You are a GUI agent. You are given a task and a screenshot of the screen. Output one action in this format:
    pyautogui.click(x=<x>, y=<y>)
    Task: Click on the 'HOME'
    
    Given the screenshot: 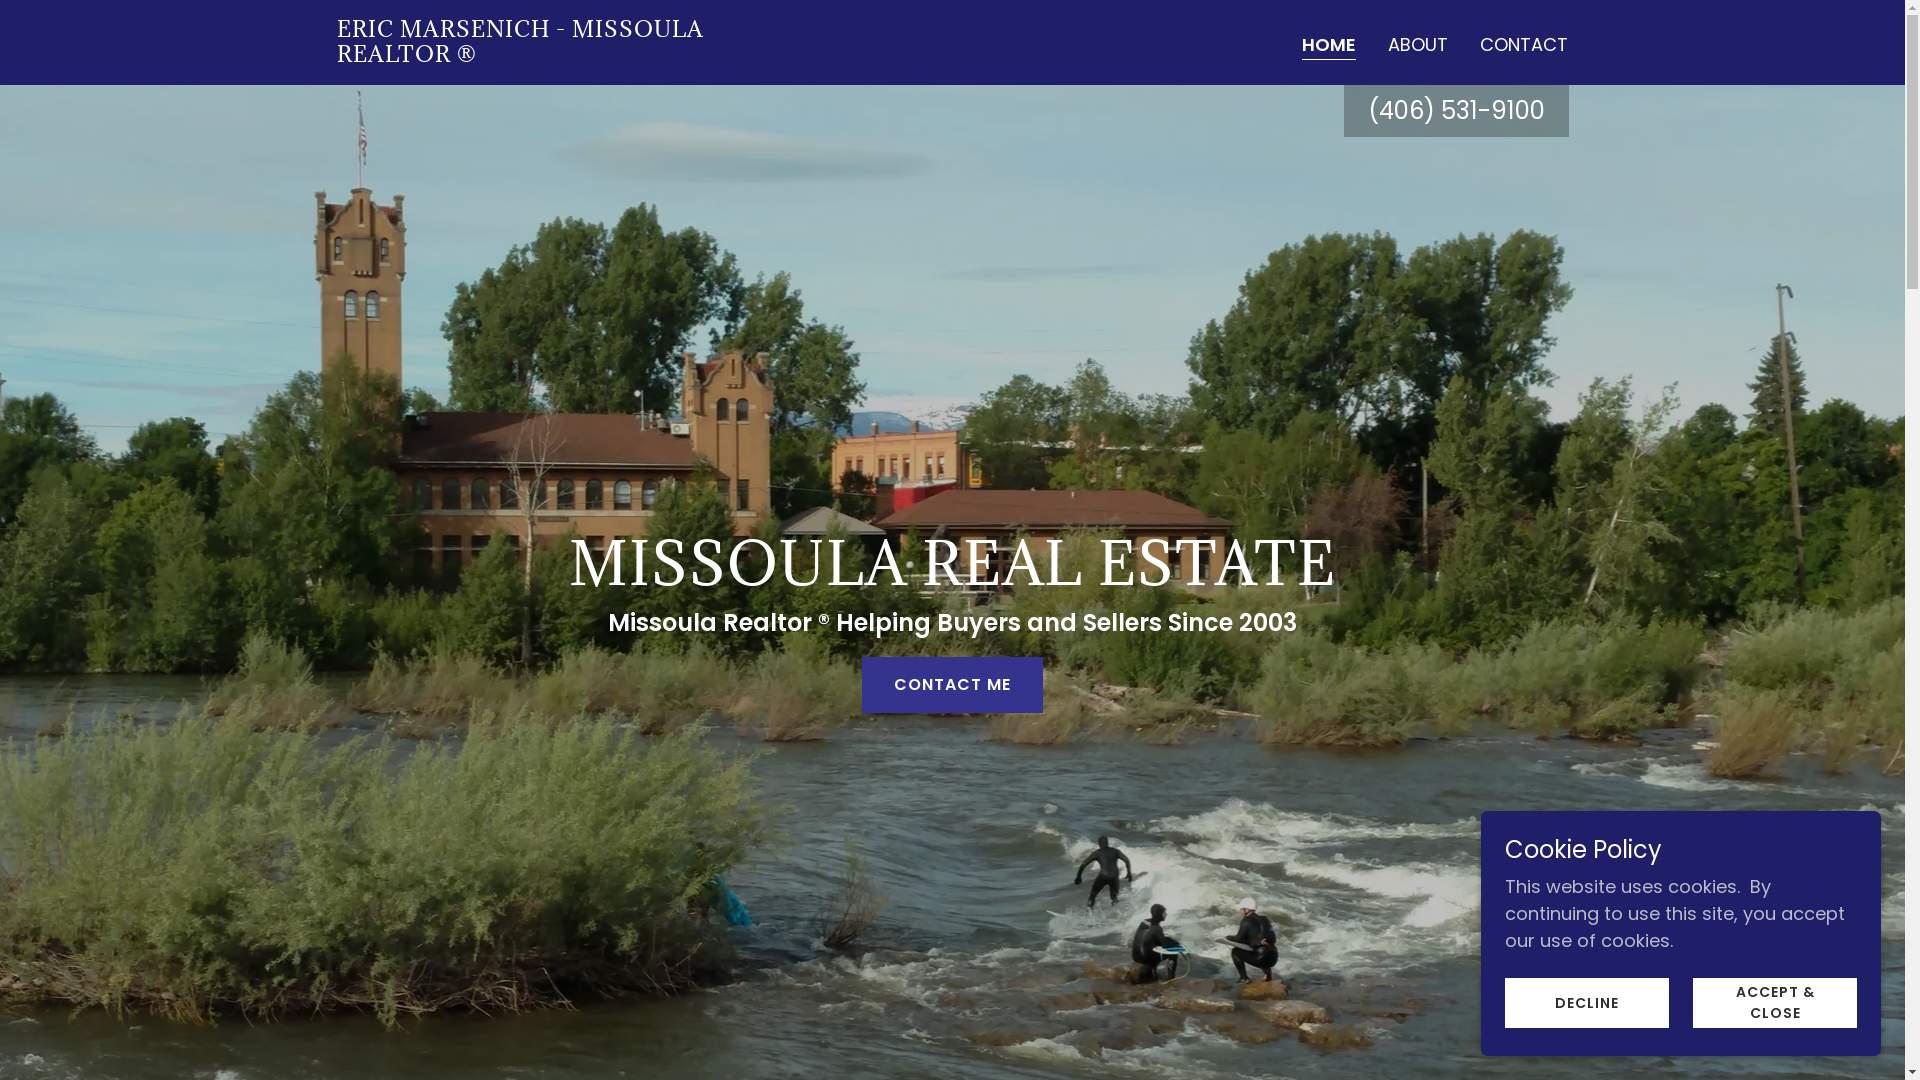 What is the action you would take?
    pyautogui.click(x=1329, y=45)
    